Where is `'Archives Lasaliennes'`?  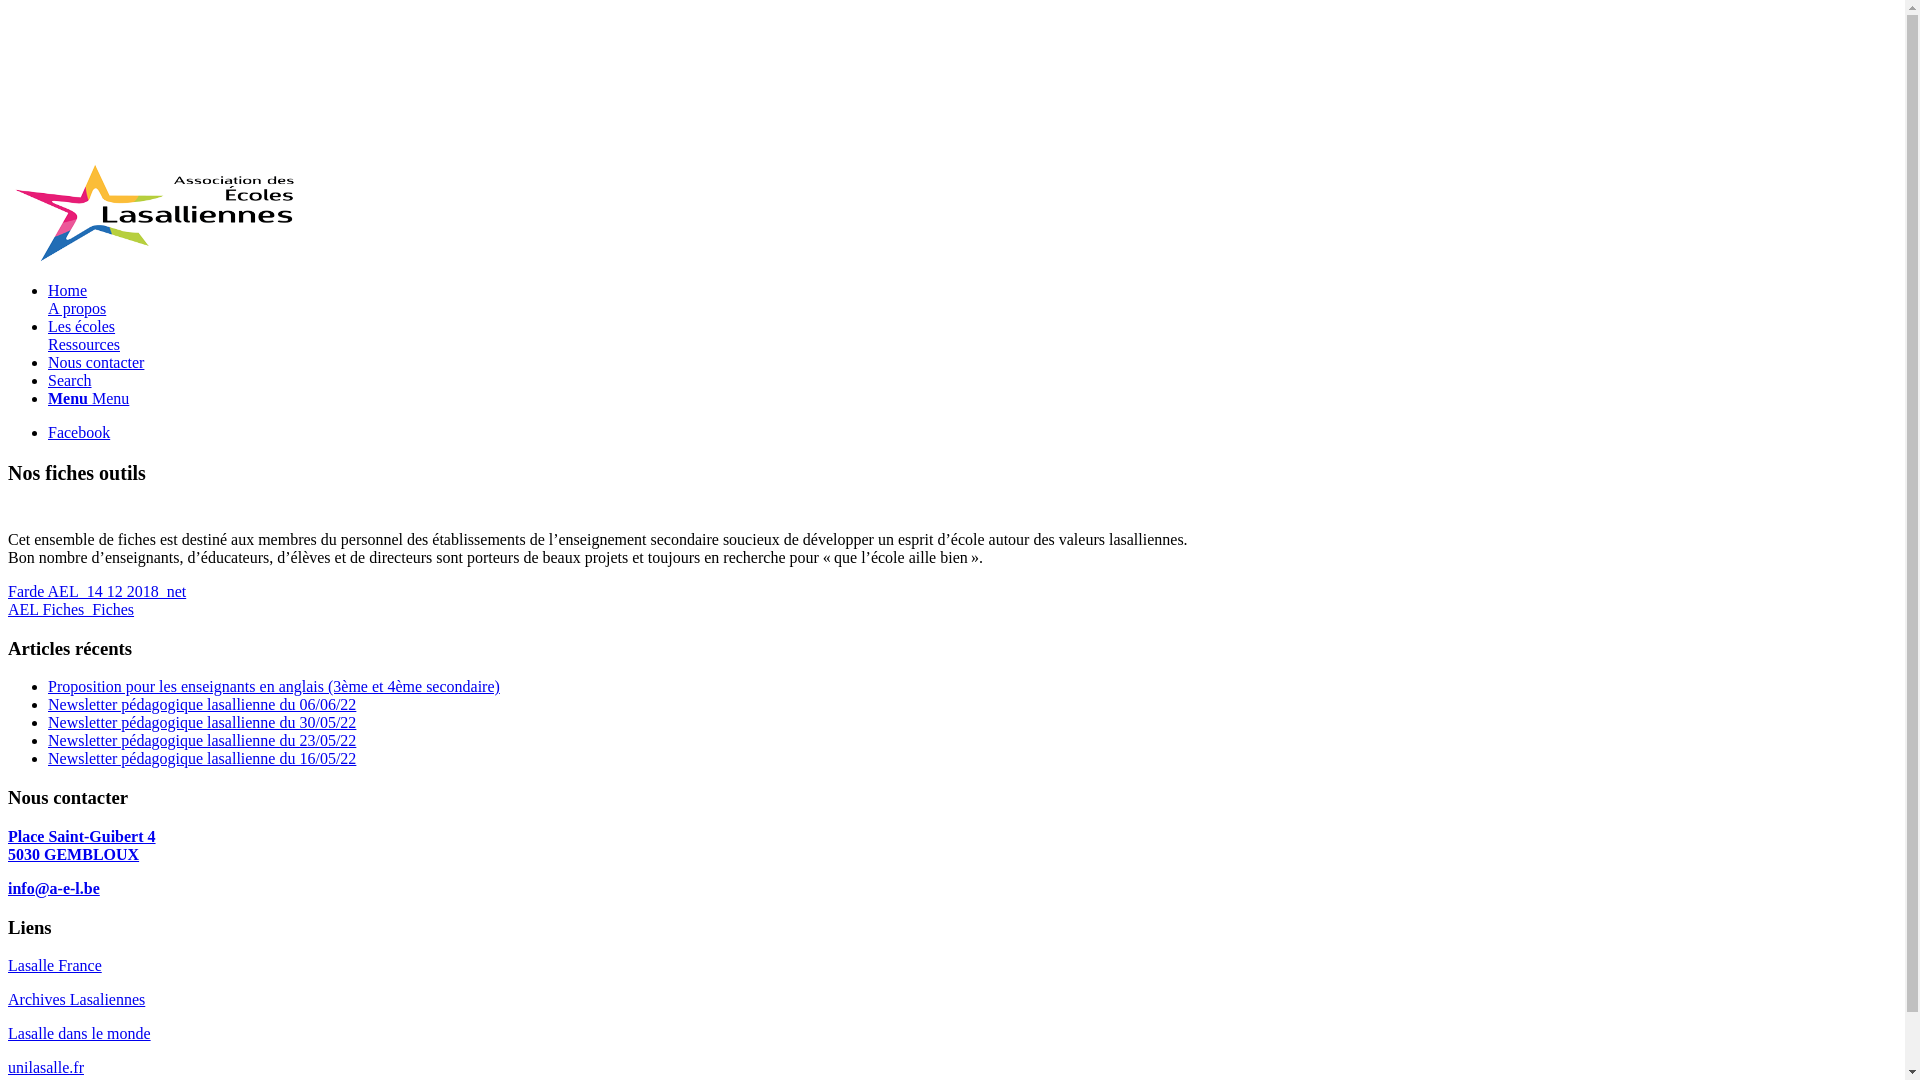
'Archives Lasaliennes' is located at coordinates (76, 999).